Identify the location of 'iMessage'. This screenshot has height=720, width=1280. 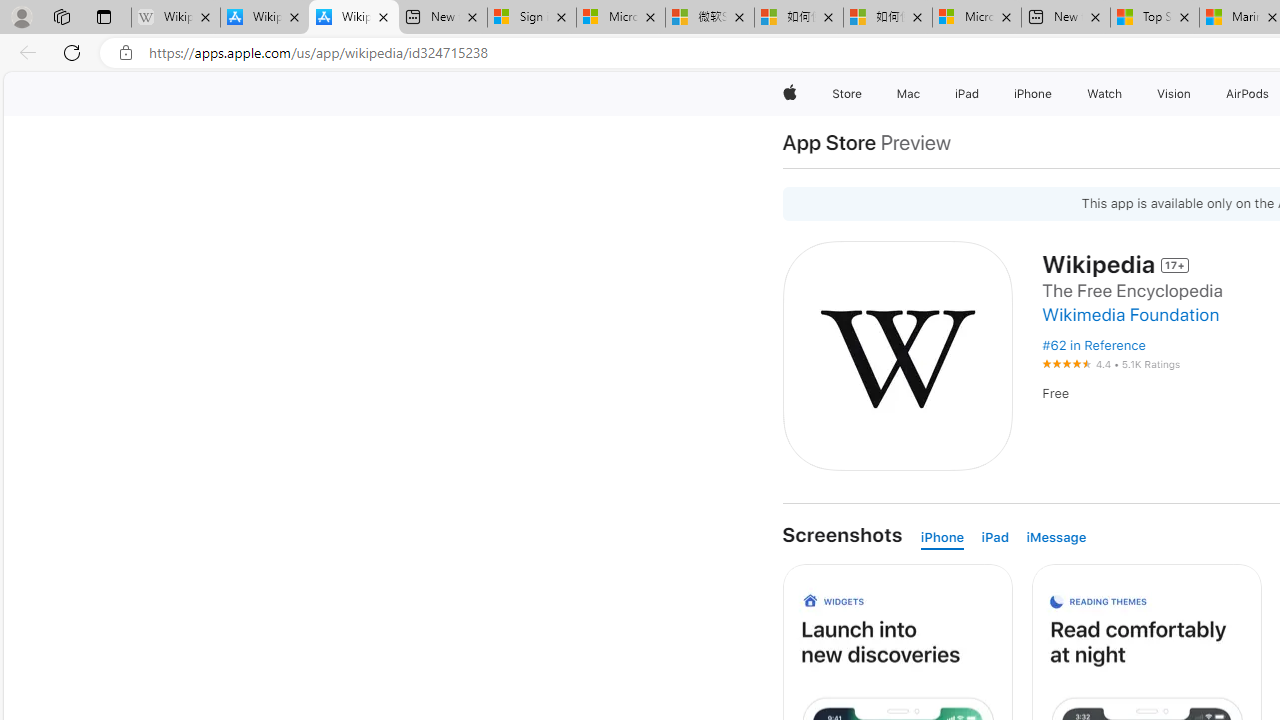
(1055, 537).